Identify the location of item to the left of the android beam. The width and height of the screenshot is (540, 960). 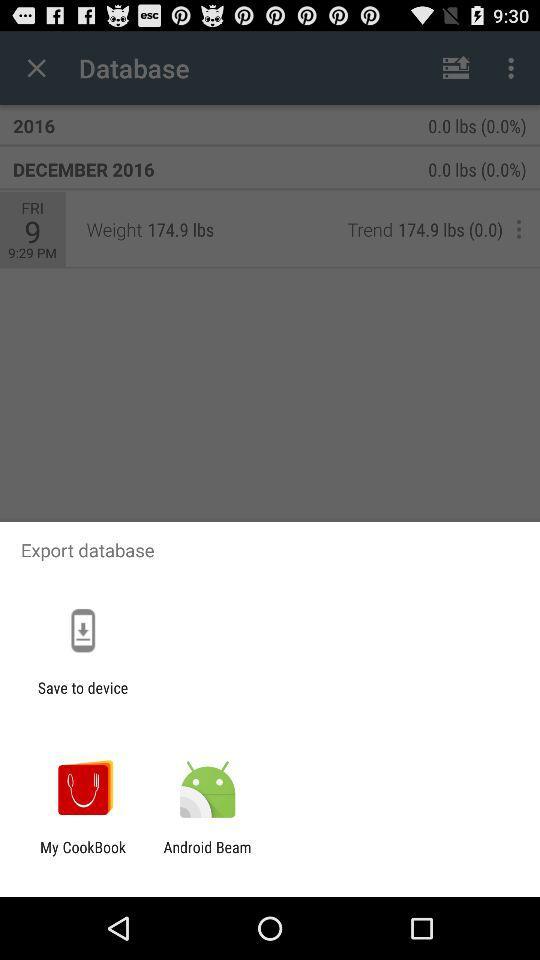
(82, 855).